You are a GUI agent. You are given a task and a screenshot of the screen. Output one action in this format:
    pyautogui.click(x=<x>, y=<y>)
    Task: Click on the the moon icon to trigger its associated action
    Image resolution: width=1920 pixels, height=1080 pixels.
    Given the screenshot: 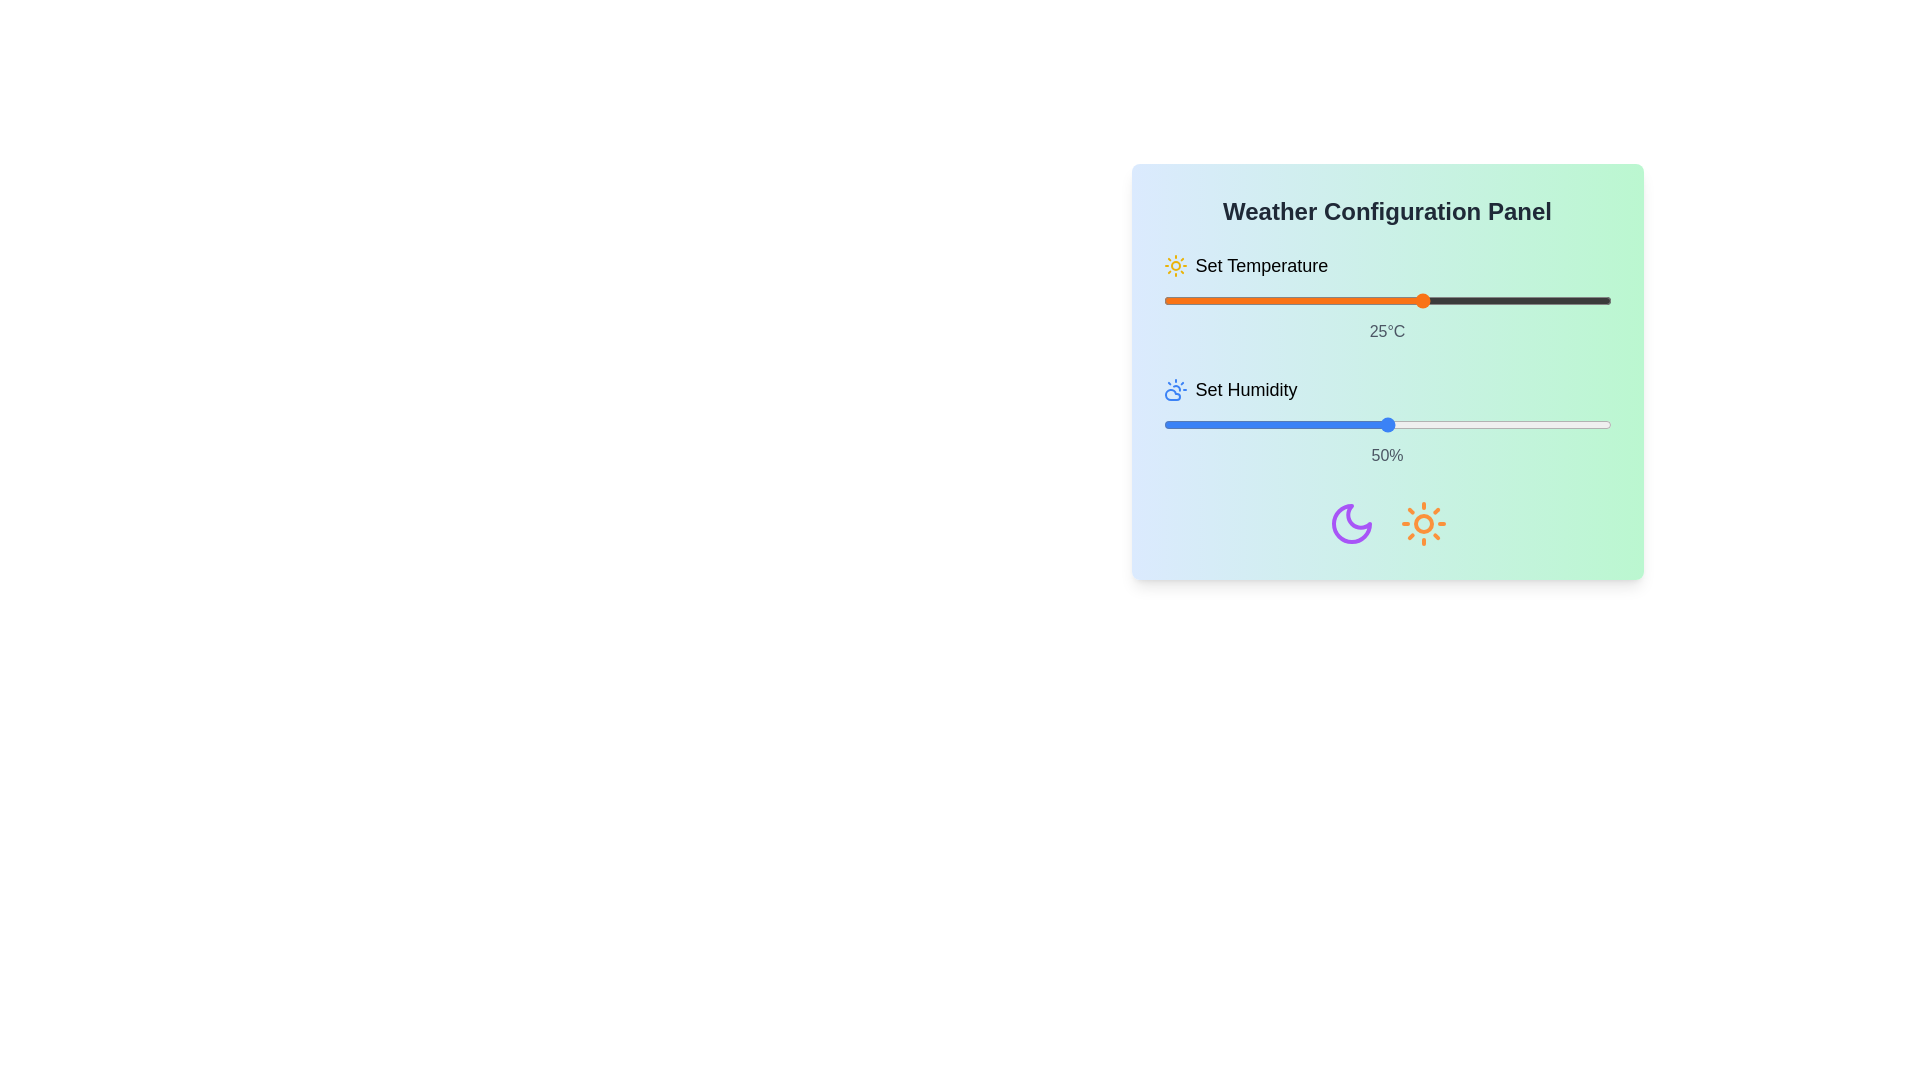 What is the action you would take?
    pyautogui.click(x=1351, y=523)
    